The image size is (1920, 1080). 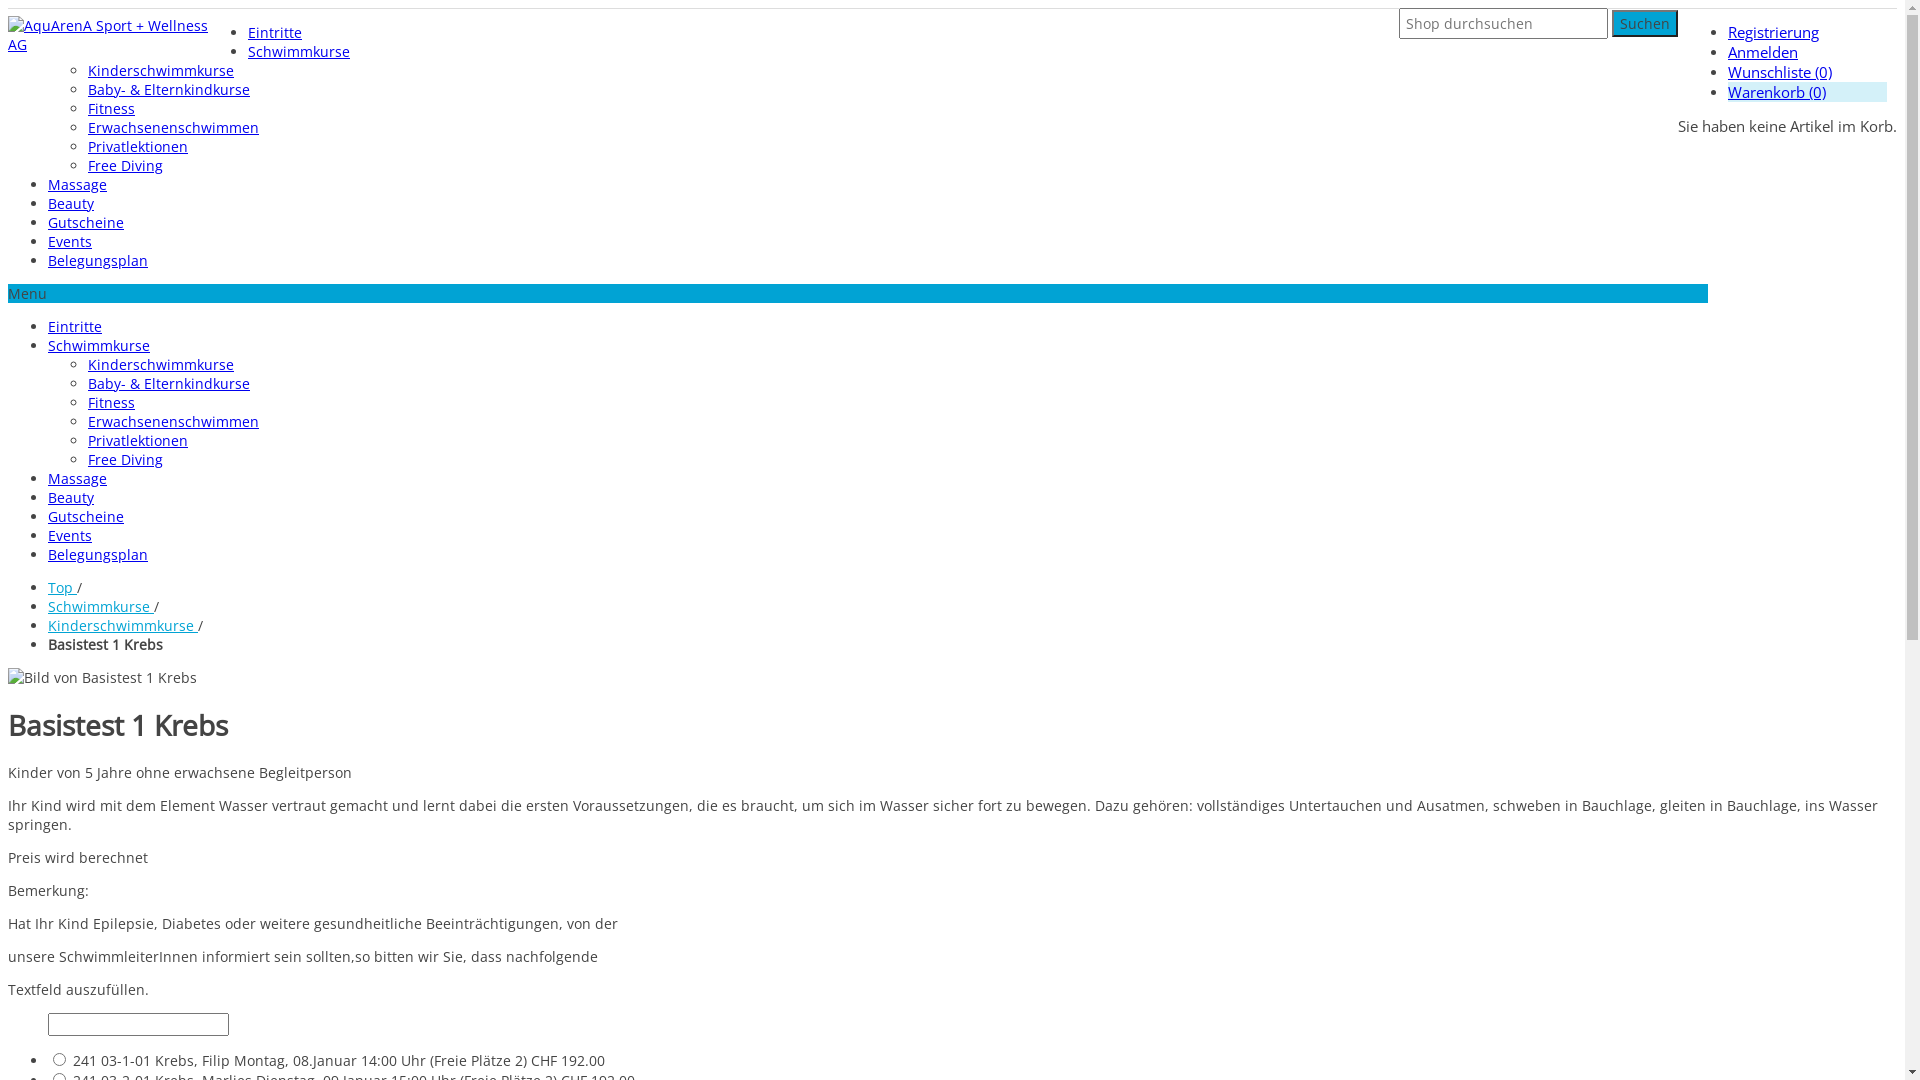 I want to click on 'Erwachsenenschwimmen', so click(x=173, y=127).